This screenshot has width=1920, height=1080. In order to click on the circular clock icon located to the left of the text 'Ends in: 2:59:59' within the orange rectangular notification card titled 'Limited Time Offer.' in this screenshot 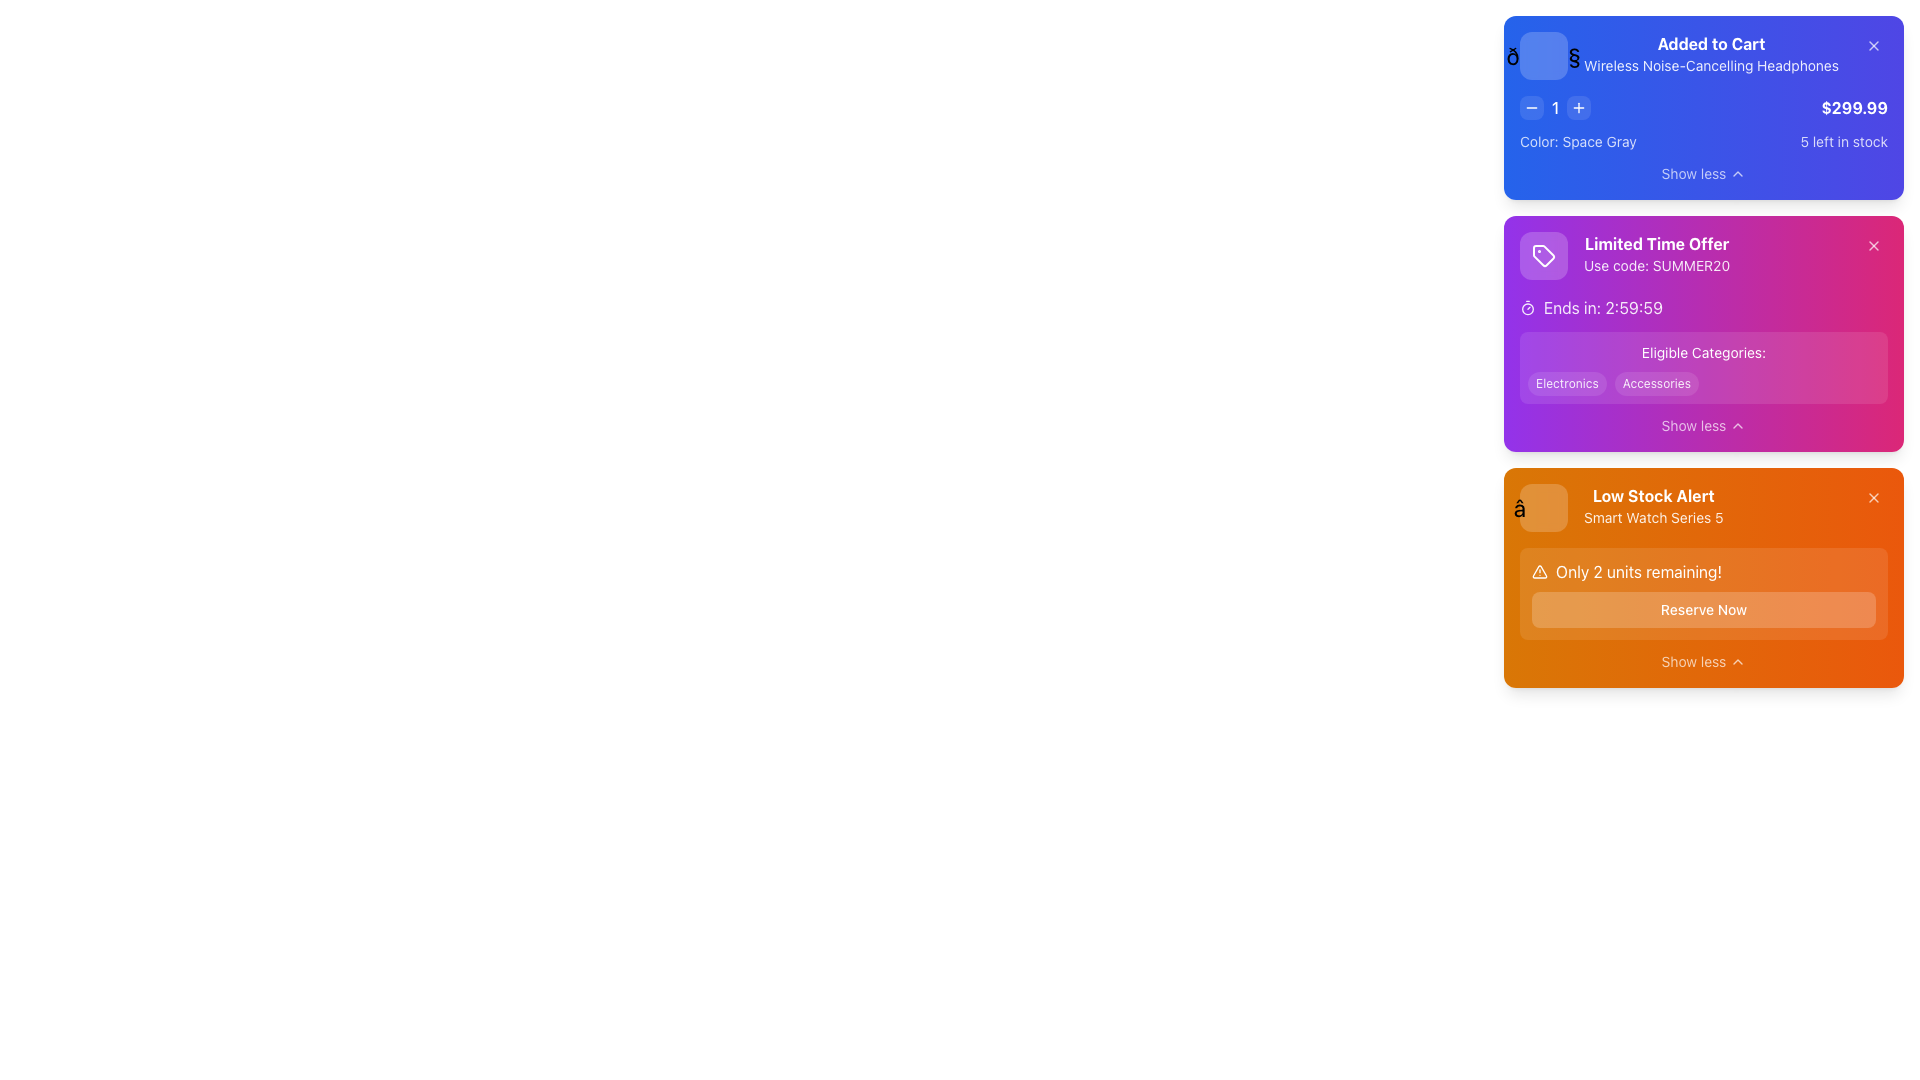, I will do `click(1526, 308)`.